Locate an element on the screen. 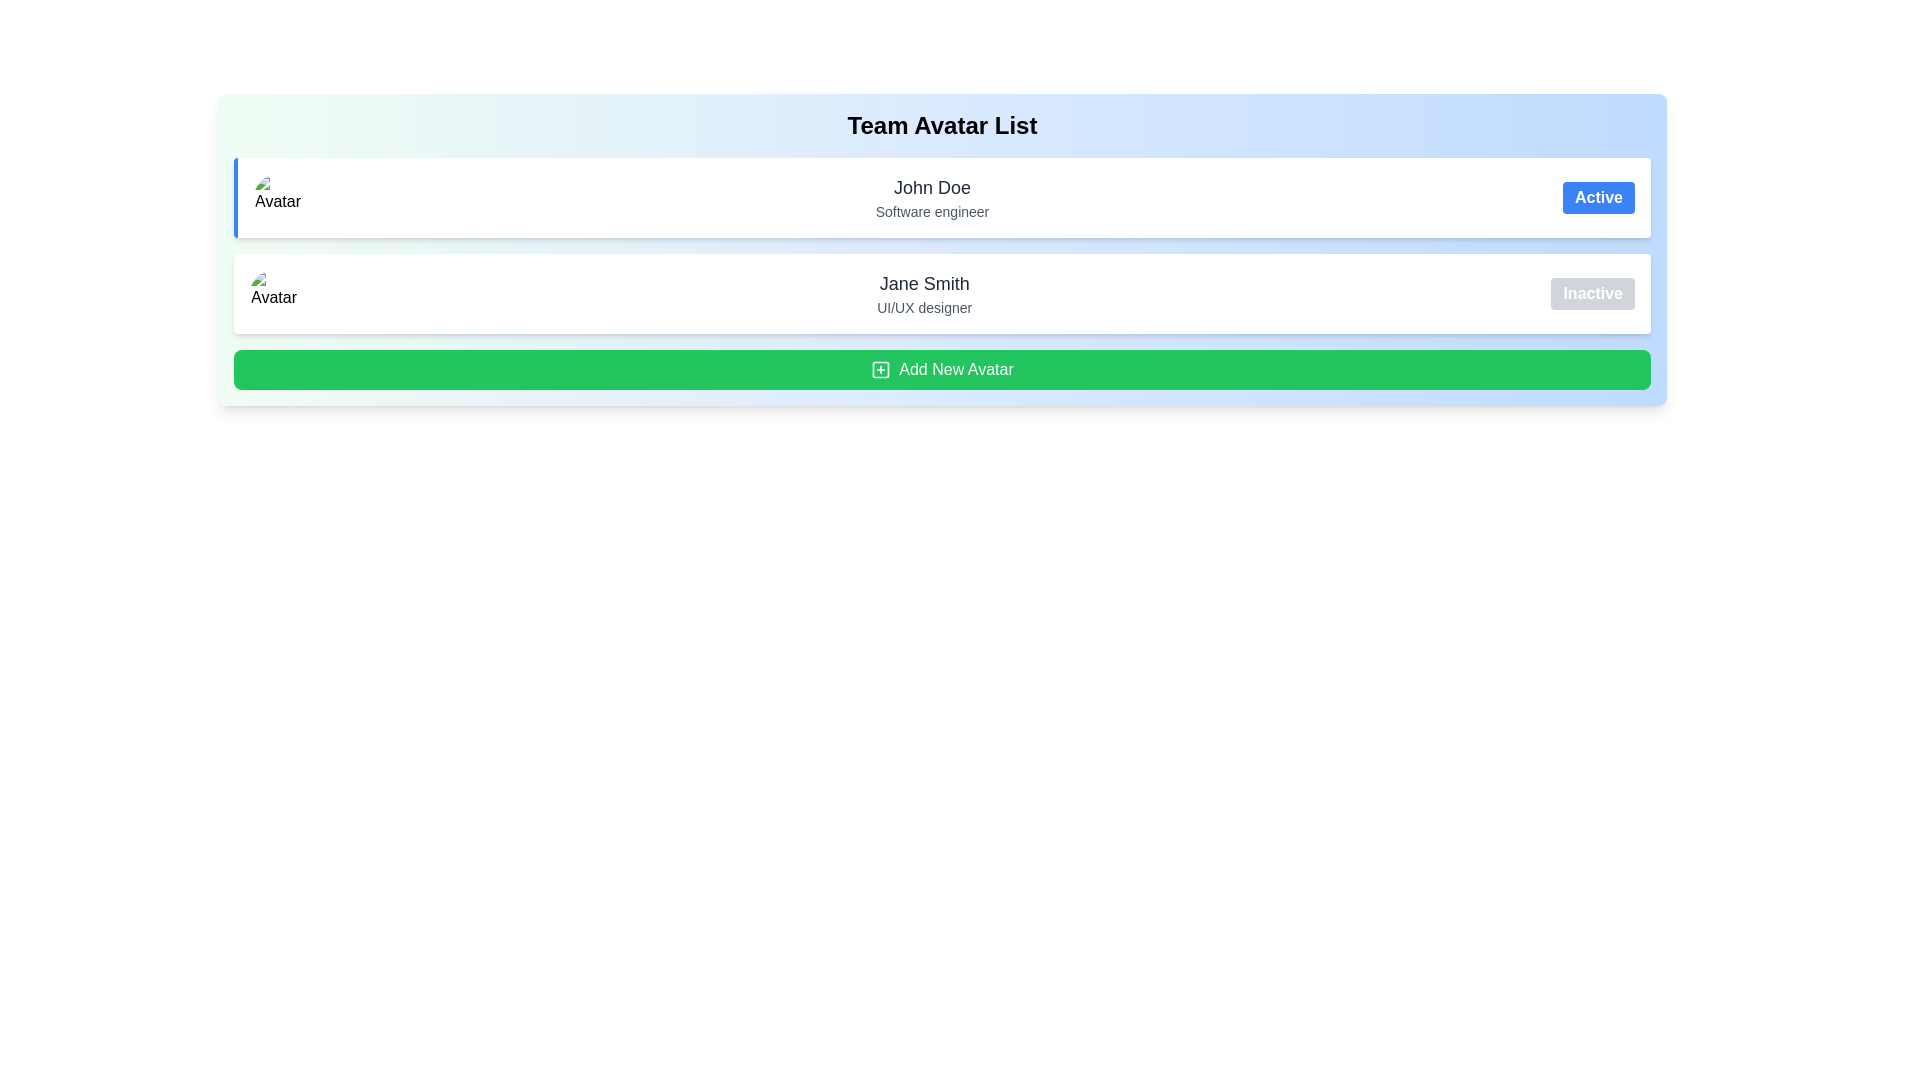 This screenshot has width=1920, height=1080. the 'Add New Avatar' button to add a new avatar to the list is located at coordinates (940, 370).